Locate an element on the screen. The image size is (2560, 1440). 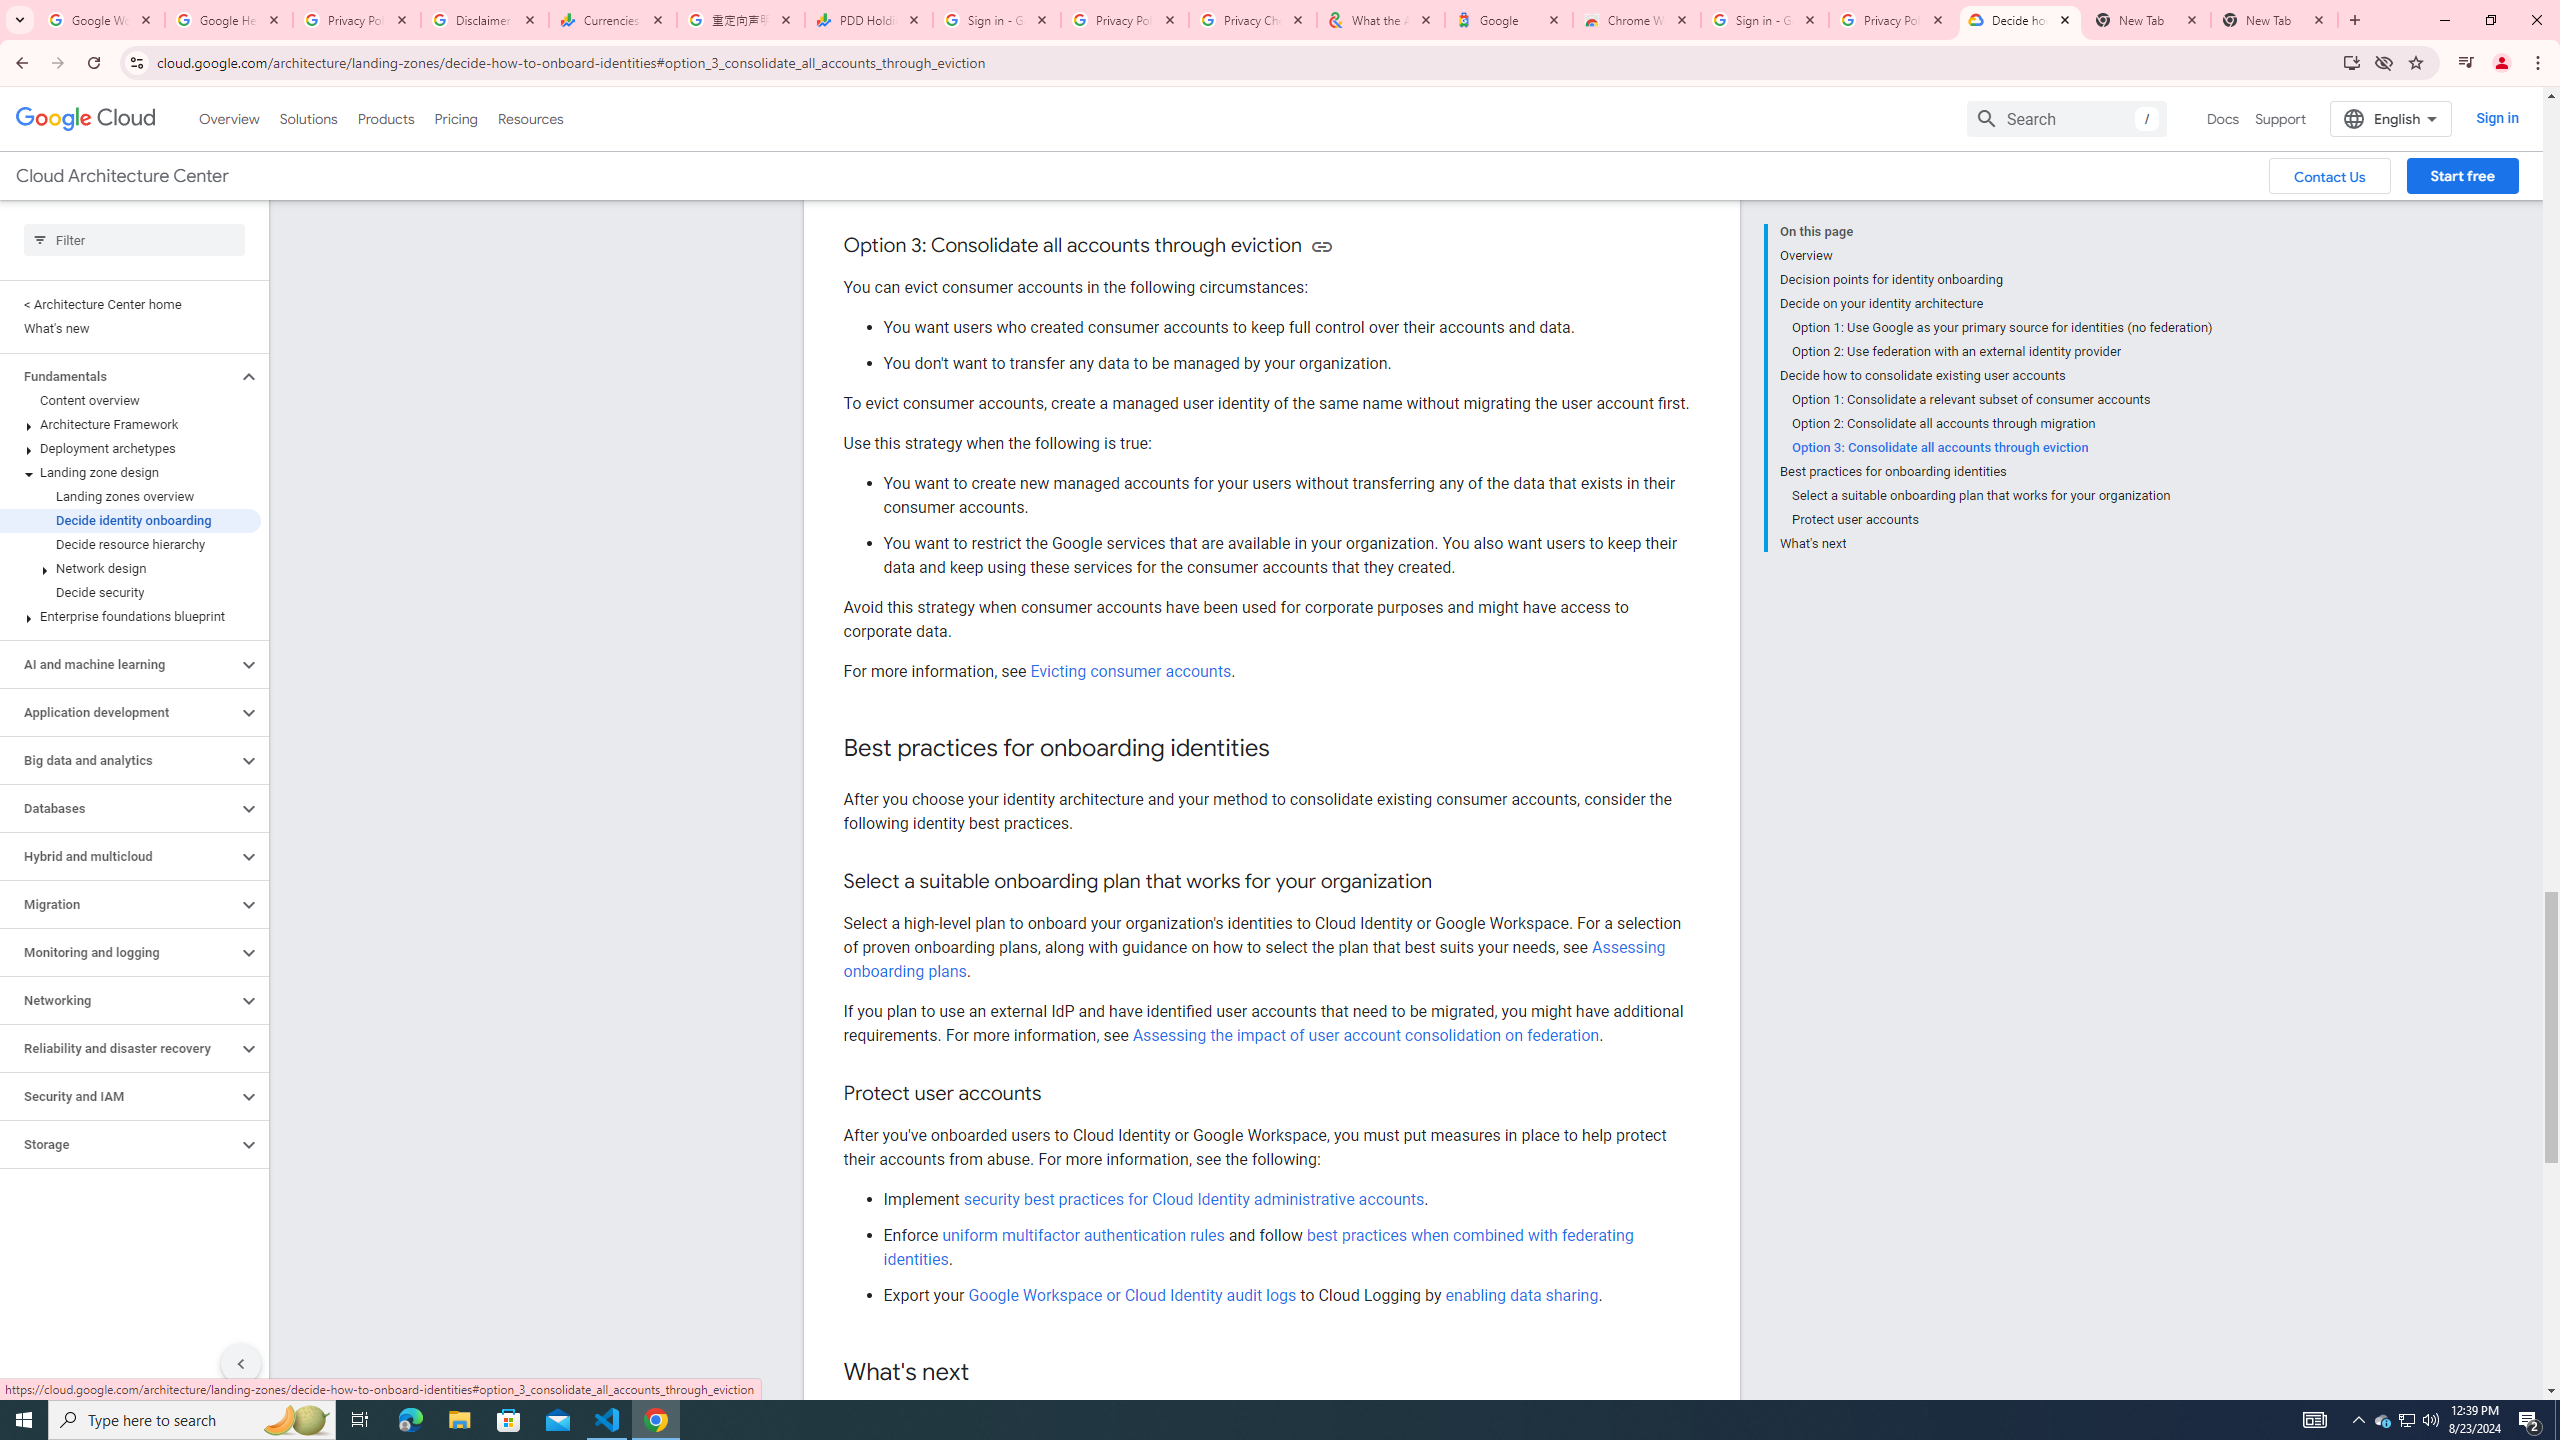
'Cloud Architecture Center' is located at coordinates (121, 176).